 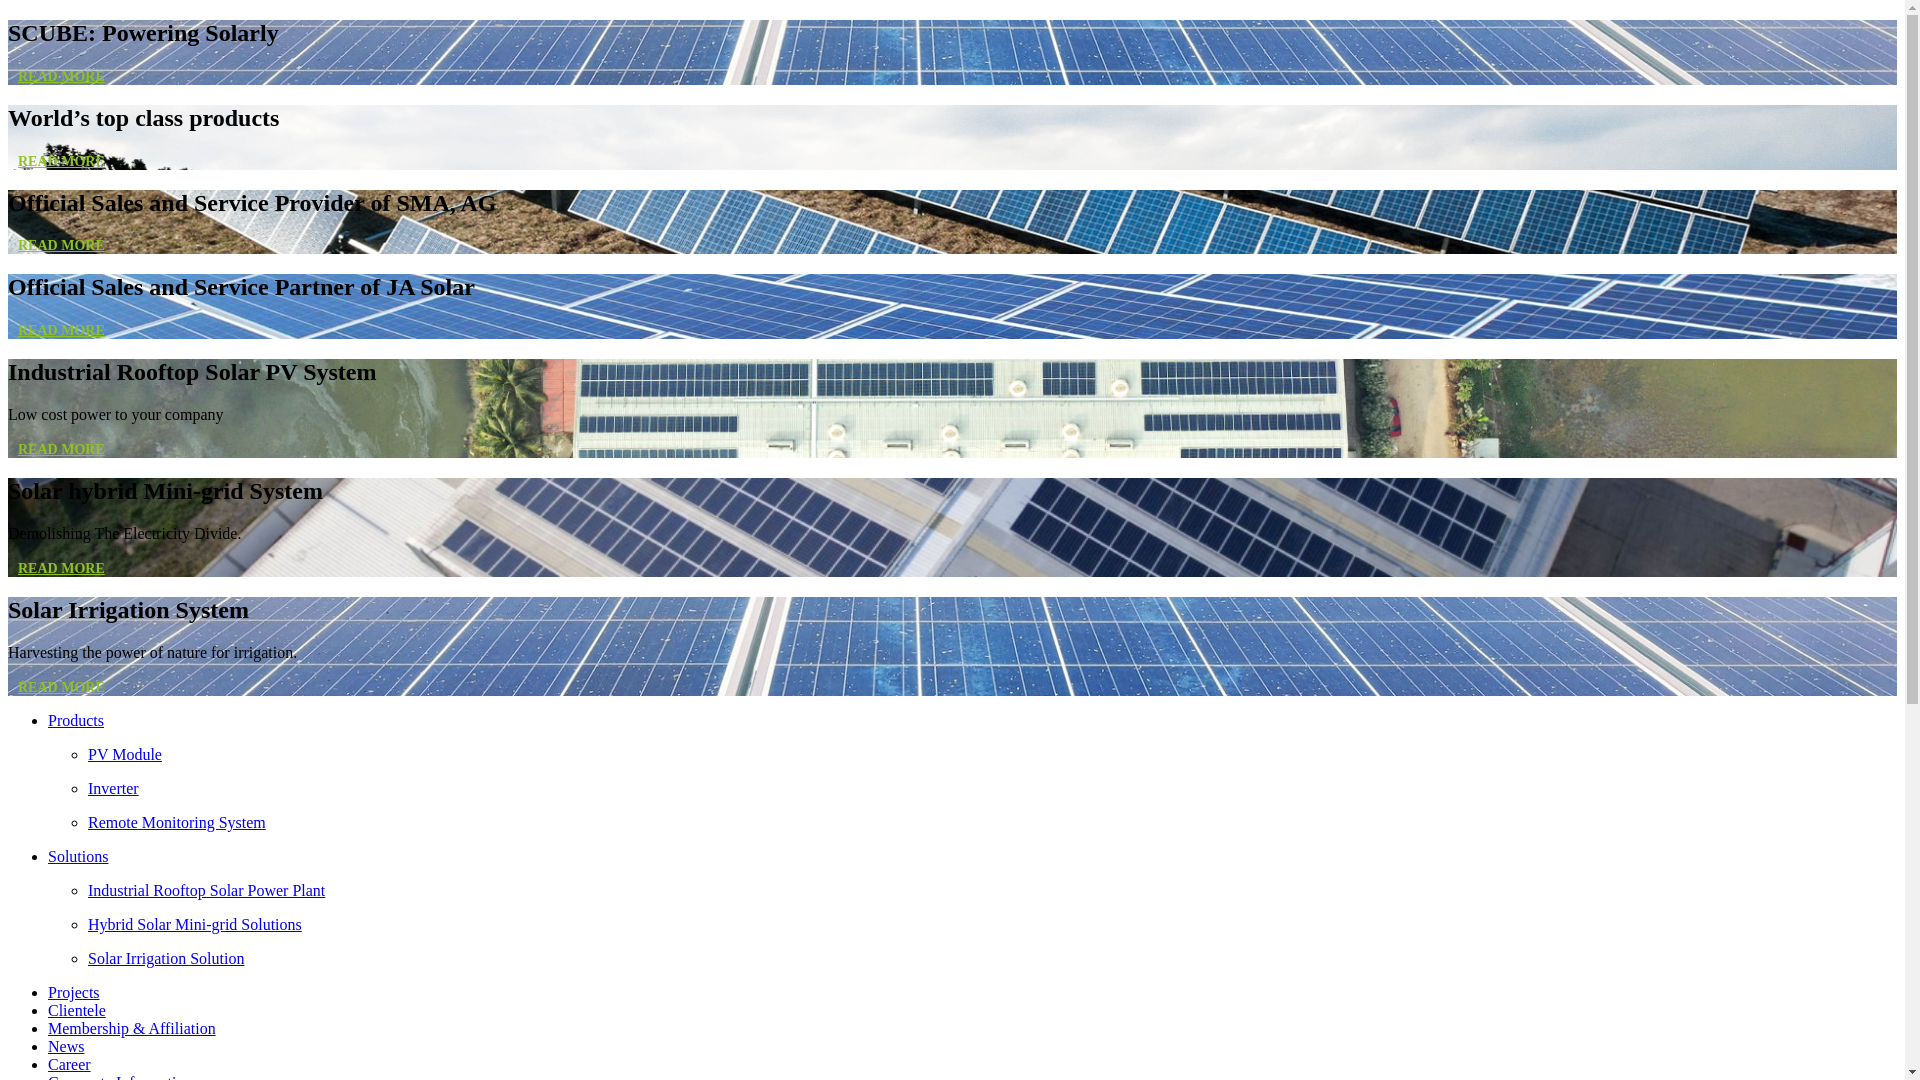 I want to click on 'News', so click(x=66, y=1045).